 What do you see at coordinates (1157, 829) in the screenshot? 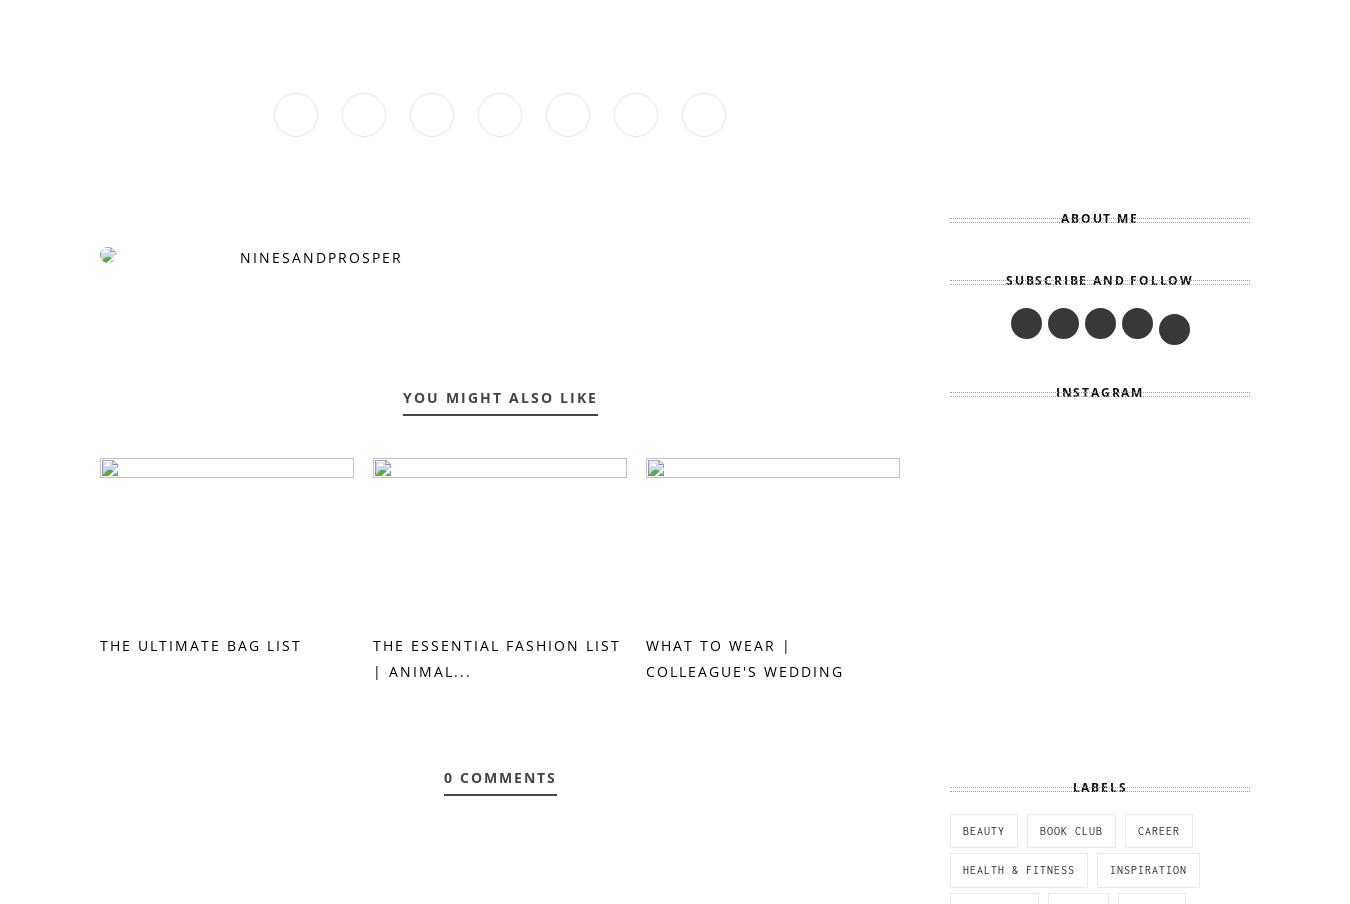
I see `'career'` at bounding box center [1157, 829].